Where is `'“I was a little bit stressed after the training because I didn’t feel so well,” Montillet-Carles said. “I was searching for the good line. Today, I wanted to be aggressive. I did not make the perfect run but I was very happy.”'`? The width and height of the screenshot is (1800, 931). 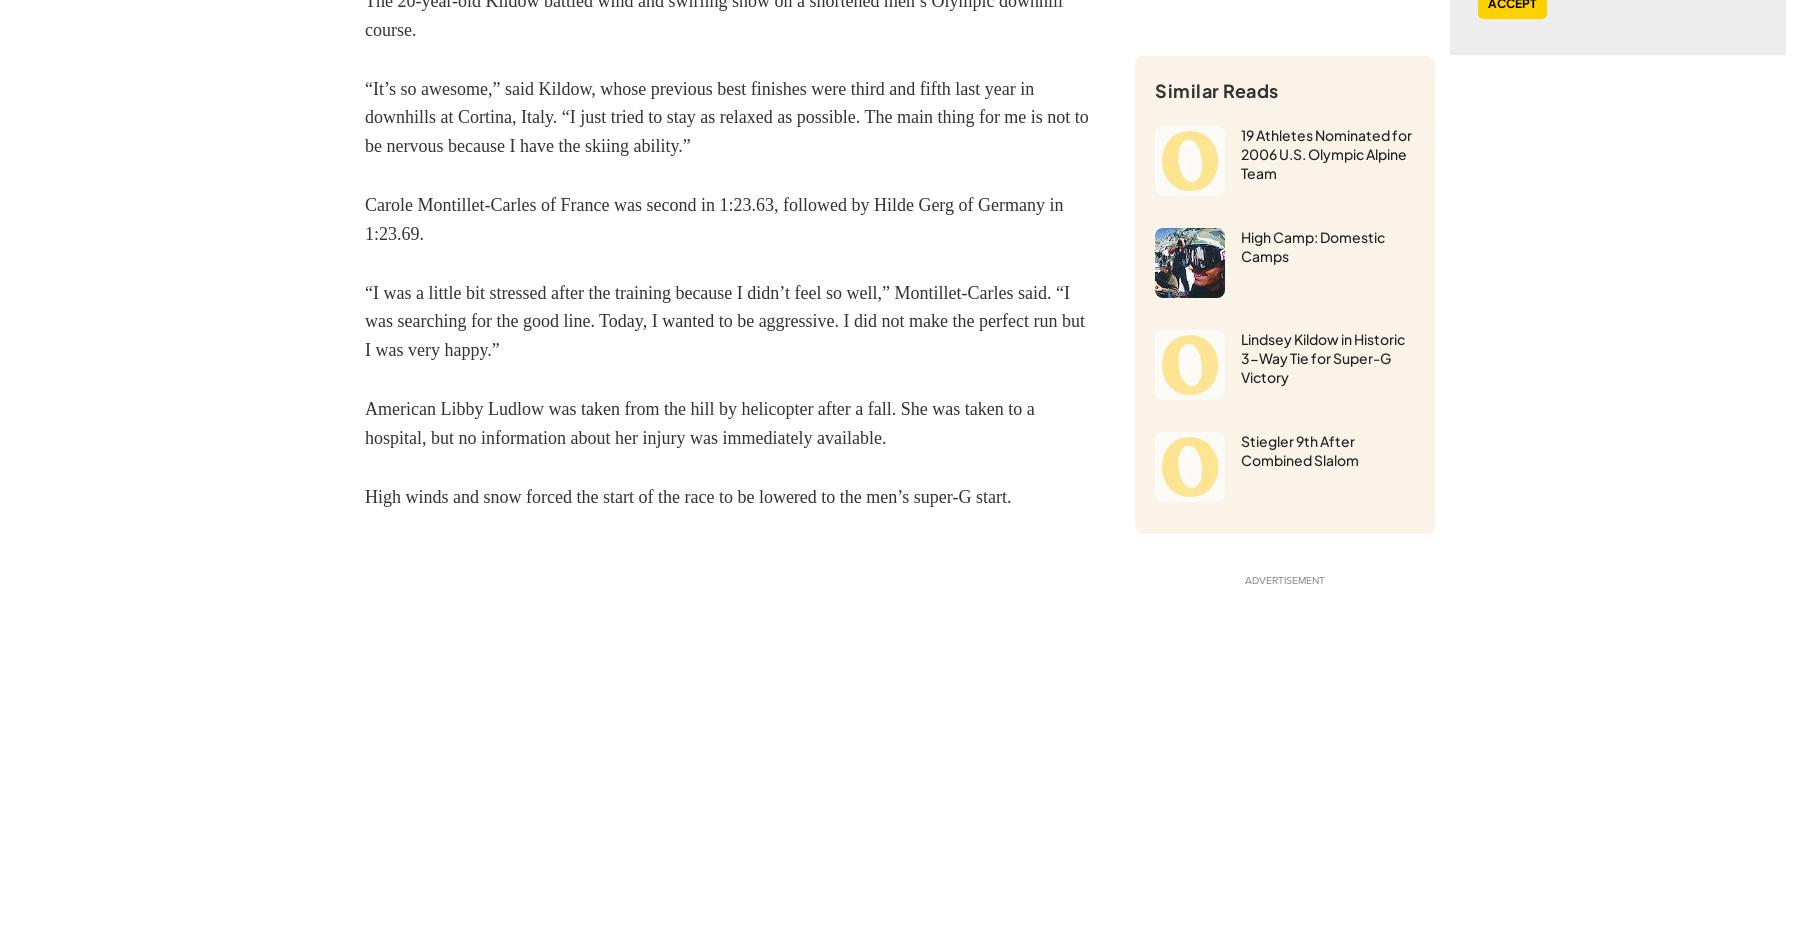 '“I was a little bit stressed after the training because I didn’t feel so well,” Montillet-Carles said. “I was searching for the good line. Today, I wanted to be aggressive. I did not make the perfect run but I was very happy.”' is located at coordinates (365, 320).